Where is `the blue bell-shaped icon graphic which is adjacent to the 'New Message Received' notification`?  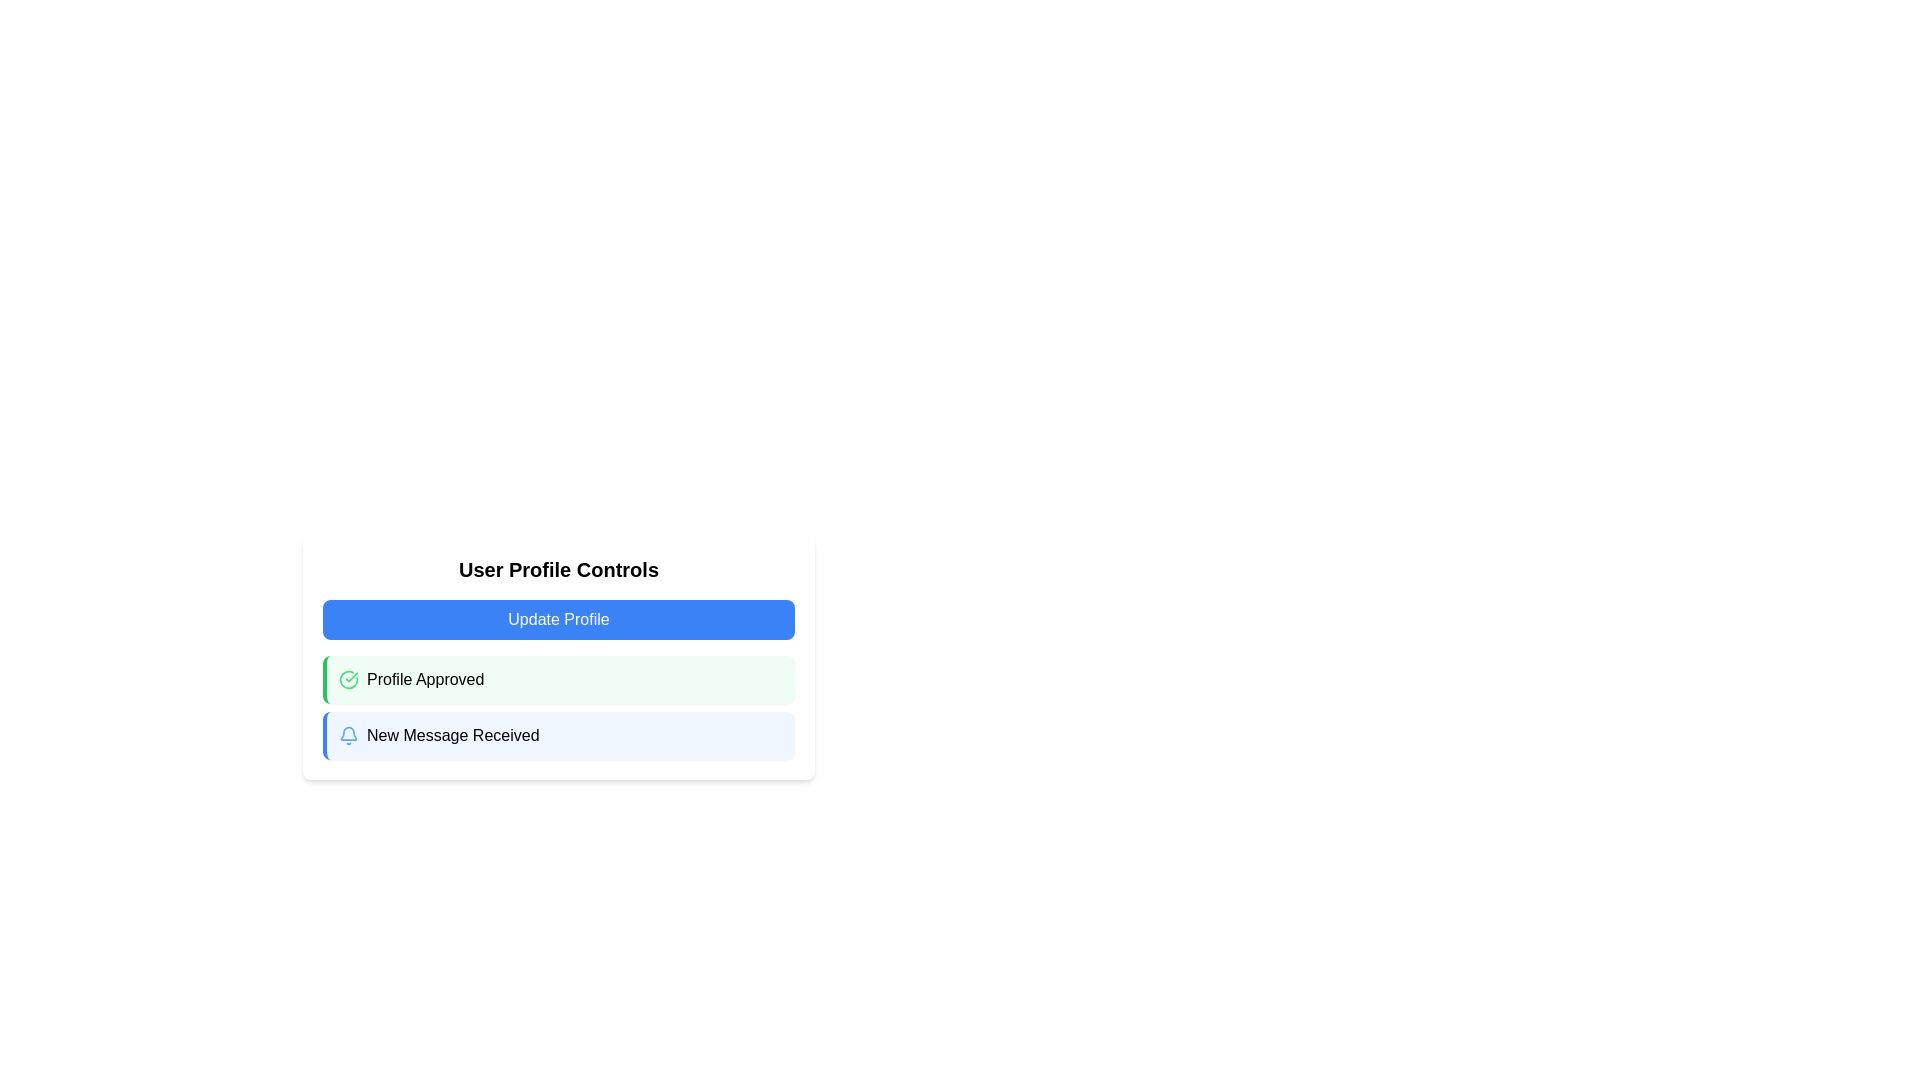
the blue bell-shaped icon graphic which is adjacent to the 'New Message Received' notification is located at coordinates (349, 733).